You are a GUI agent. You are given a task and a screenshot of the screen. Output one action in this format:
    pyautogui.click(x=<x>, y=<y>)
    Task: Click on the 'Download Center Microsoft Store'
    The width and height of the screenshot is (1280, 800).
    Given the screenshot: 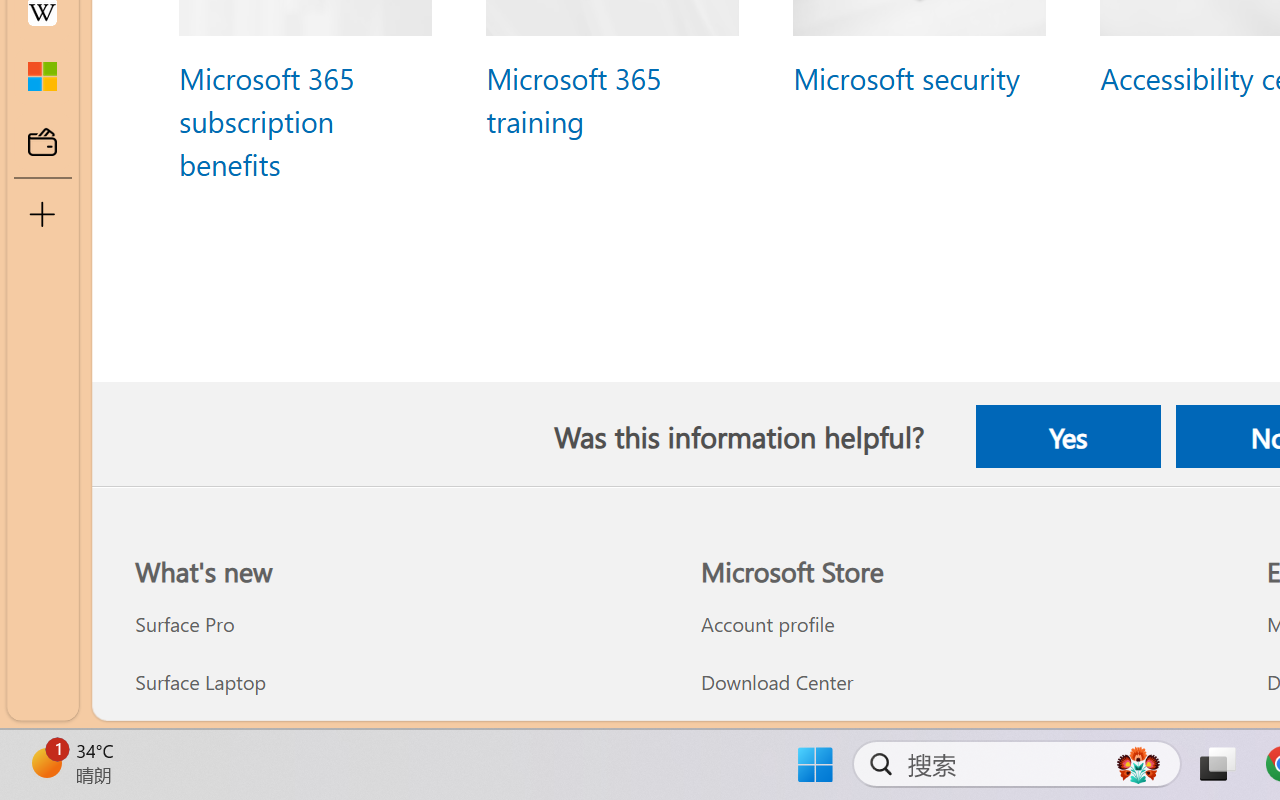 What is the action you would take?
    pyautogui.click(x=775, y=681)
    